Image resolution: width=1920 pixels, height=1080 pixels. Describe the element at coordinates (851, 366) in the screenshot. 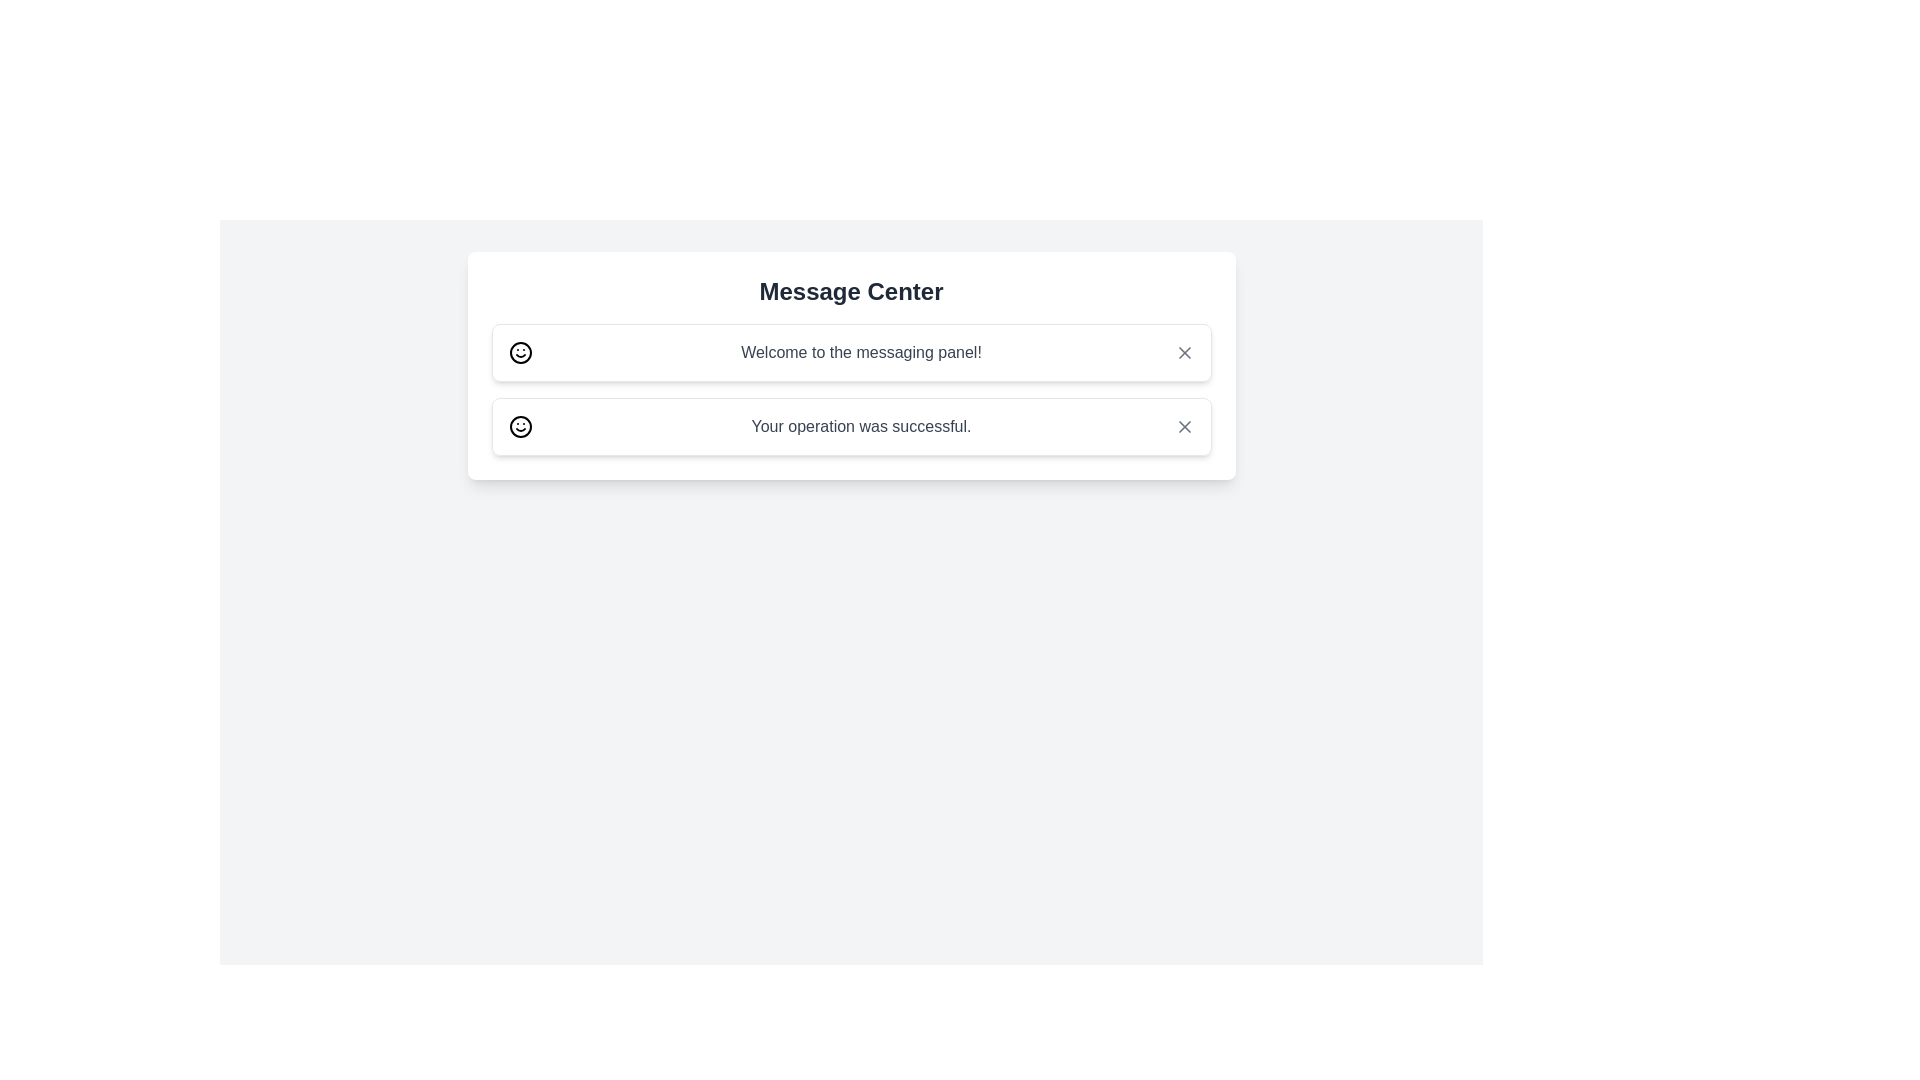

I see `the Notification box that contains the text 'Welcome to the messaging panel!' and is styled with a clean design, positioned under the 'Message Center' heading` at that location.